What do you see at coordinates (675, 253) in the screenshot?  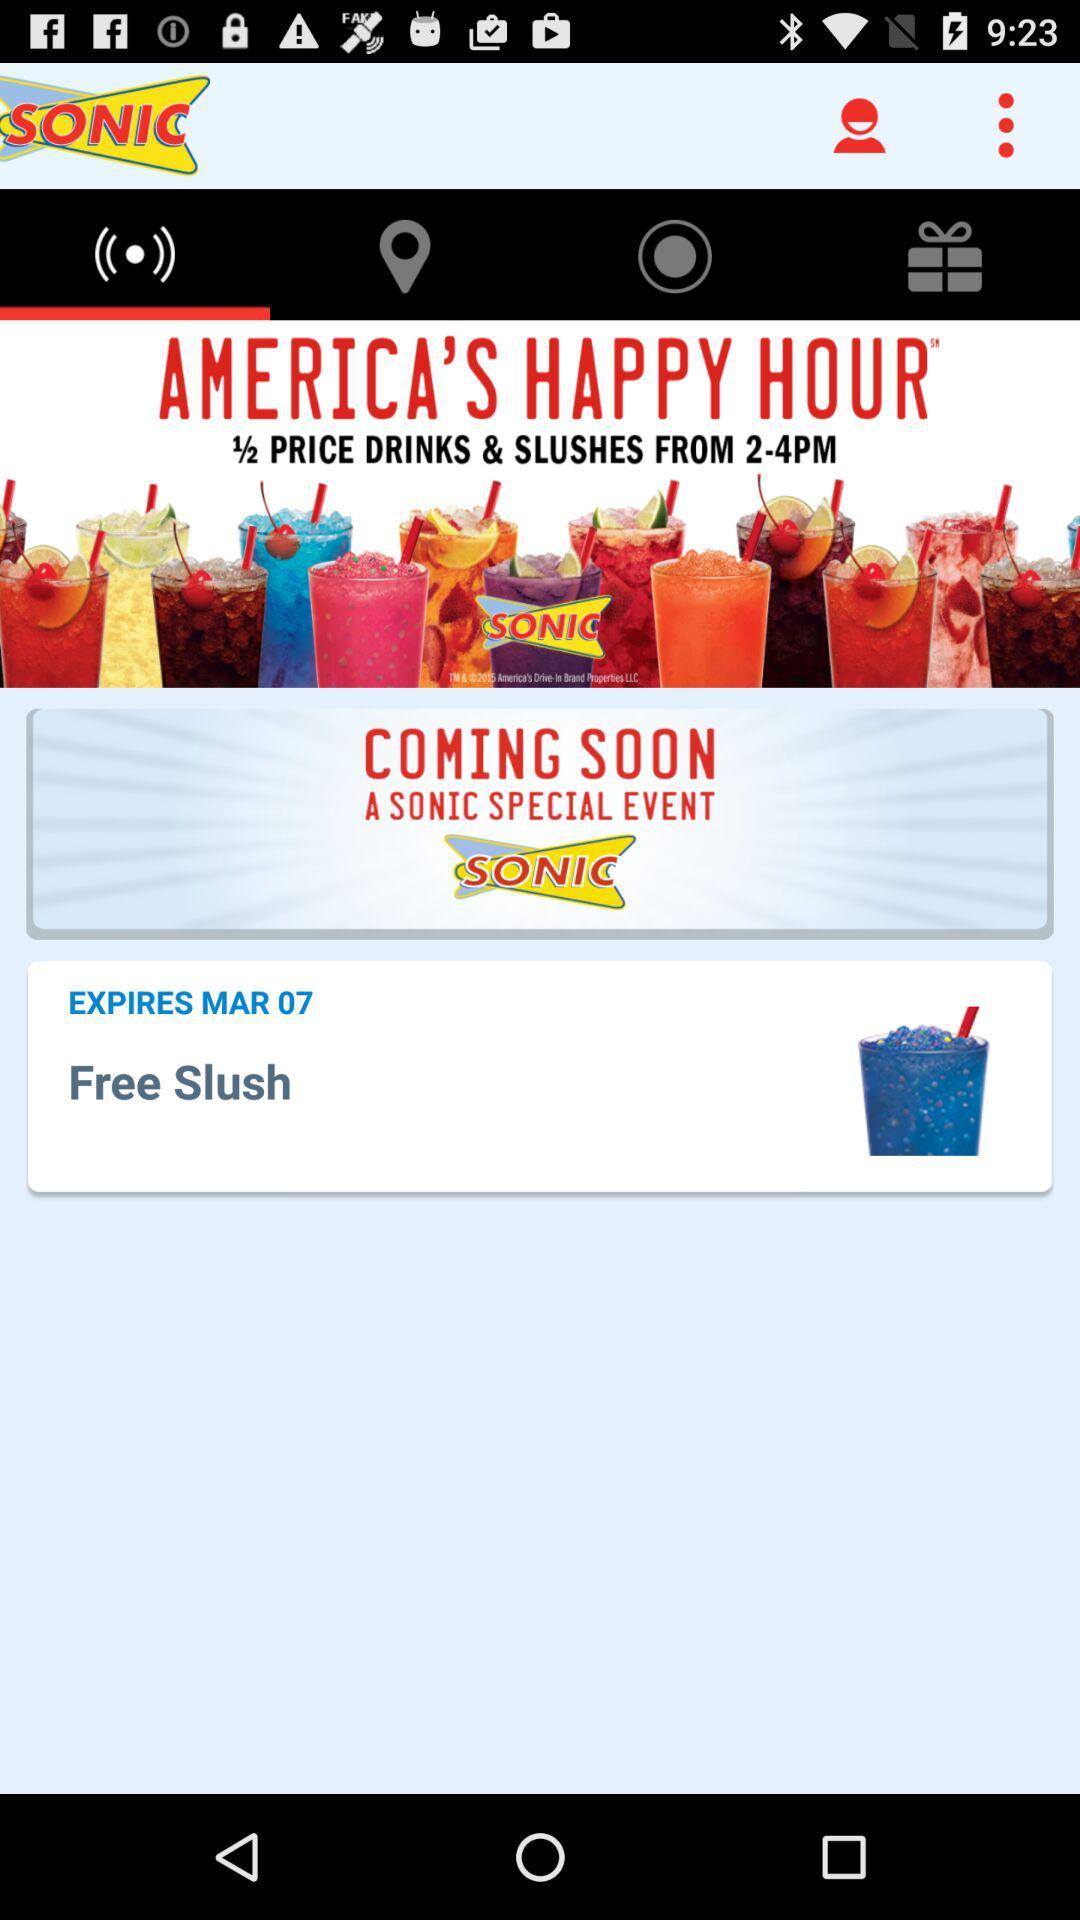 I see `the icon next to the location icon` at bounding box center [675, 253].